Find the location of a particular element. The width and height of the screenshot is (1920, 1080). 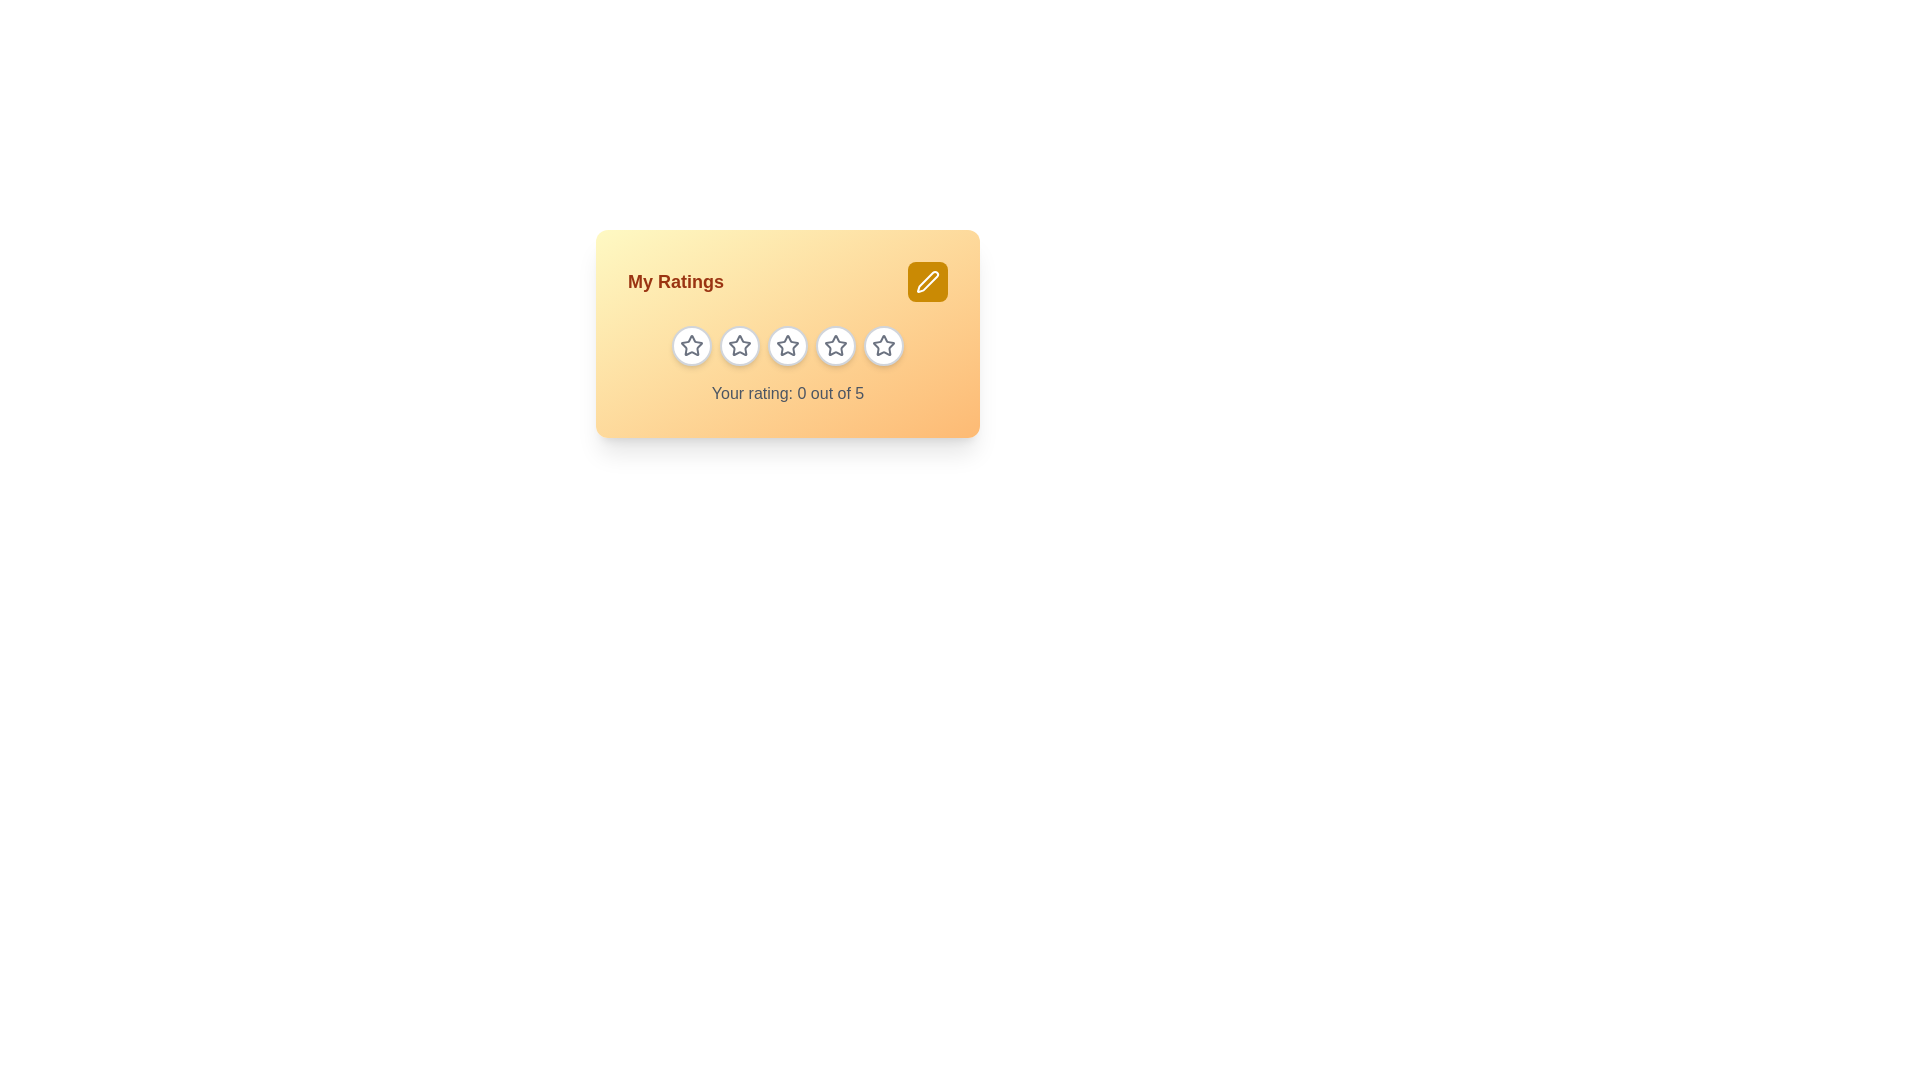

the third star icon in the rating system is located at coordinates (835, 344).